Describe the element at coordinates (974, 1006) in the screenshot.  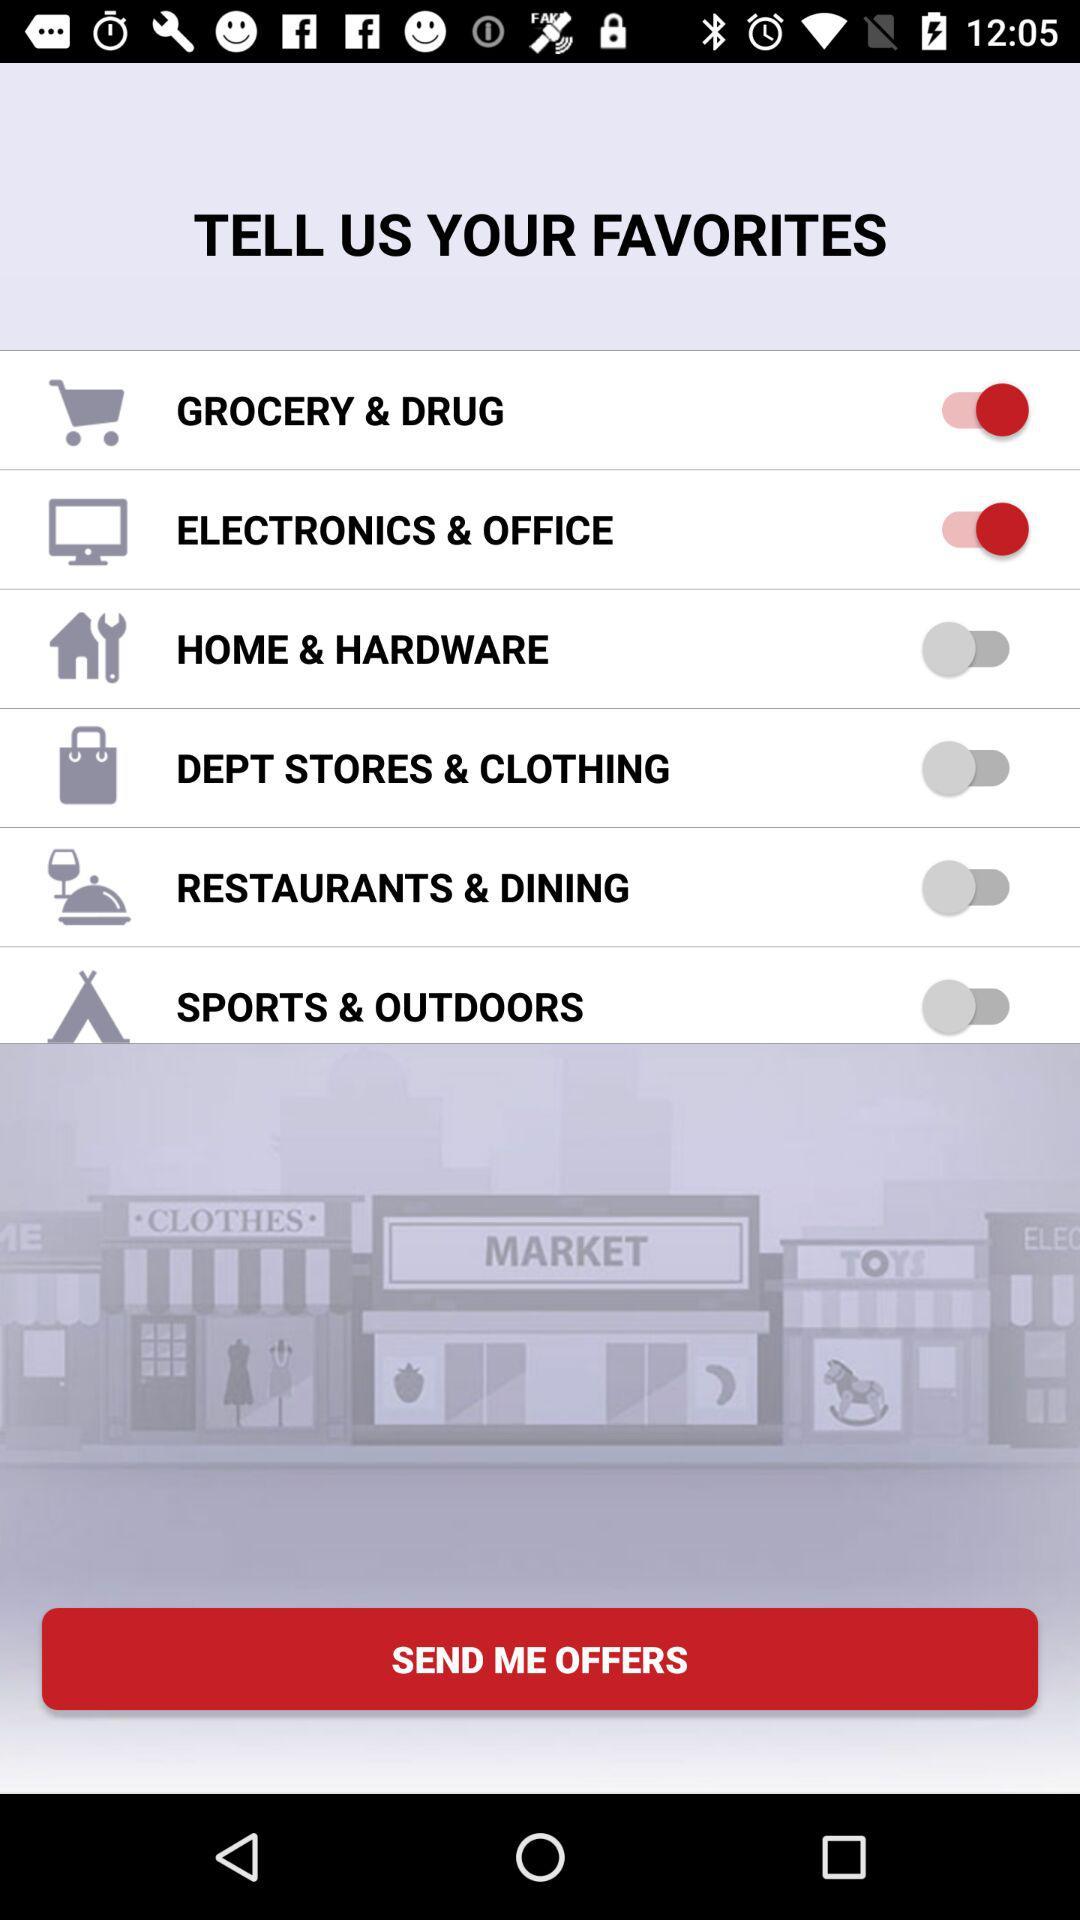
I see `switch sports outdoor under favorites` at that location.